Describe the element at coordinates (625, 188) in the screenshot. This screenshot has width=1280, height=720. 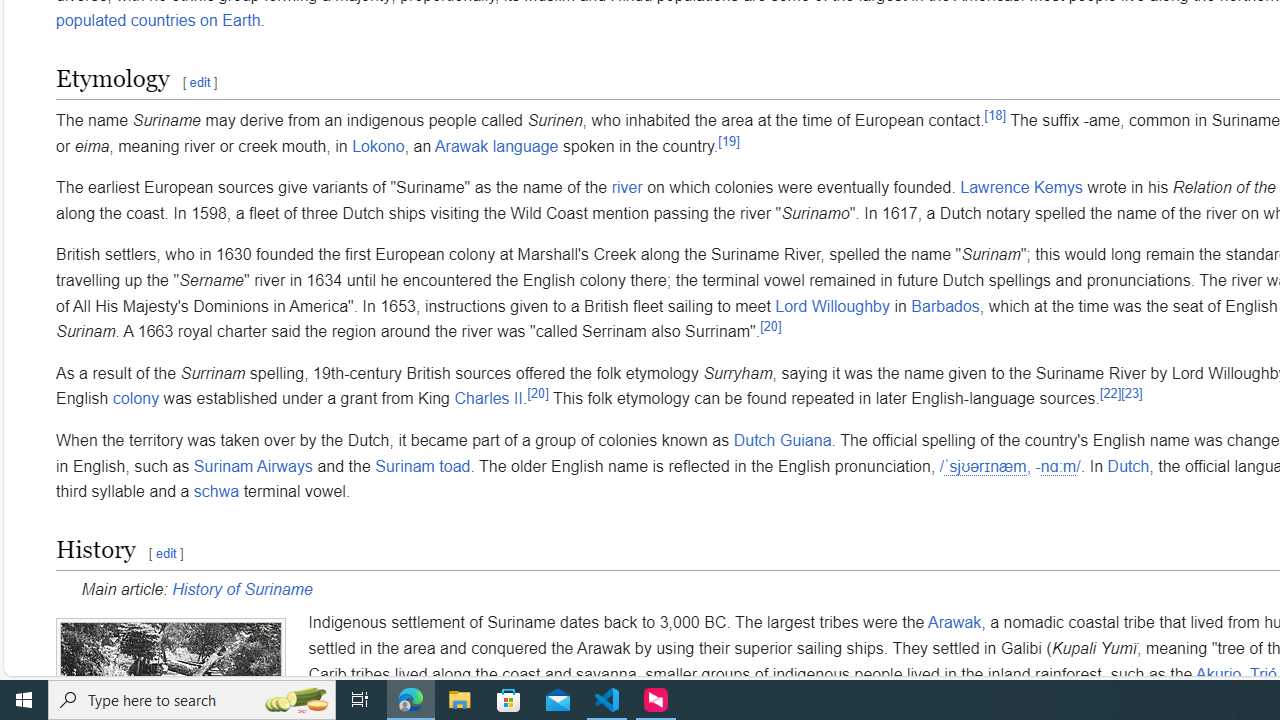
I see `'river'` at that location.